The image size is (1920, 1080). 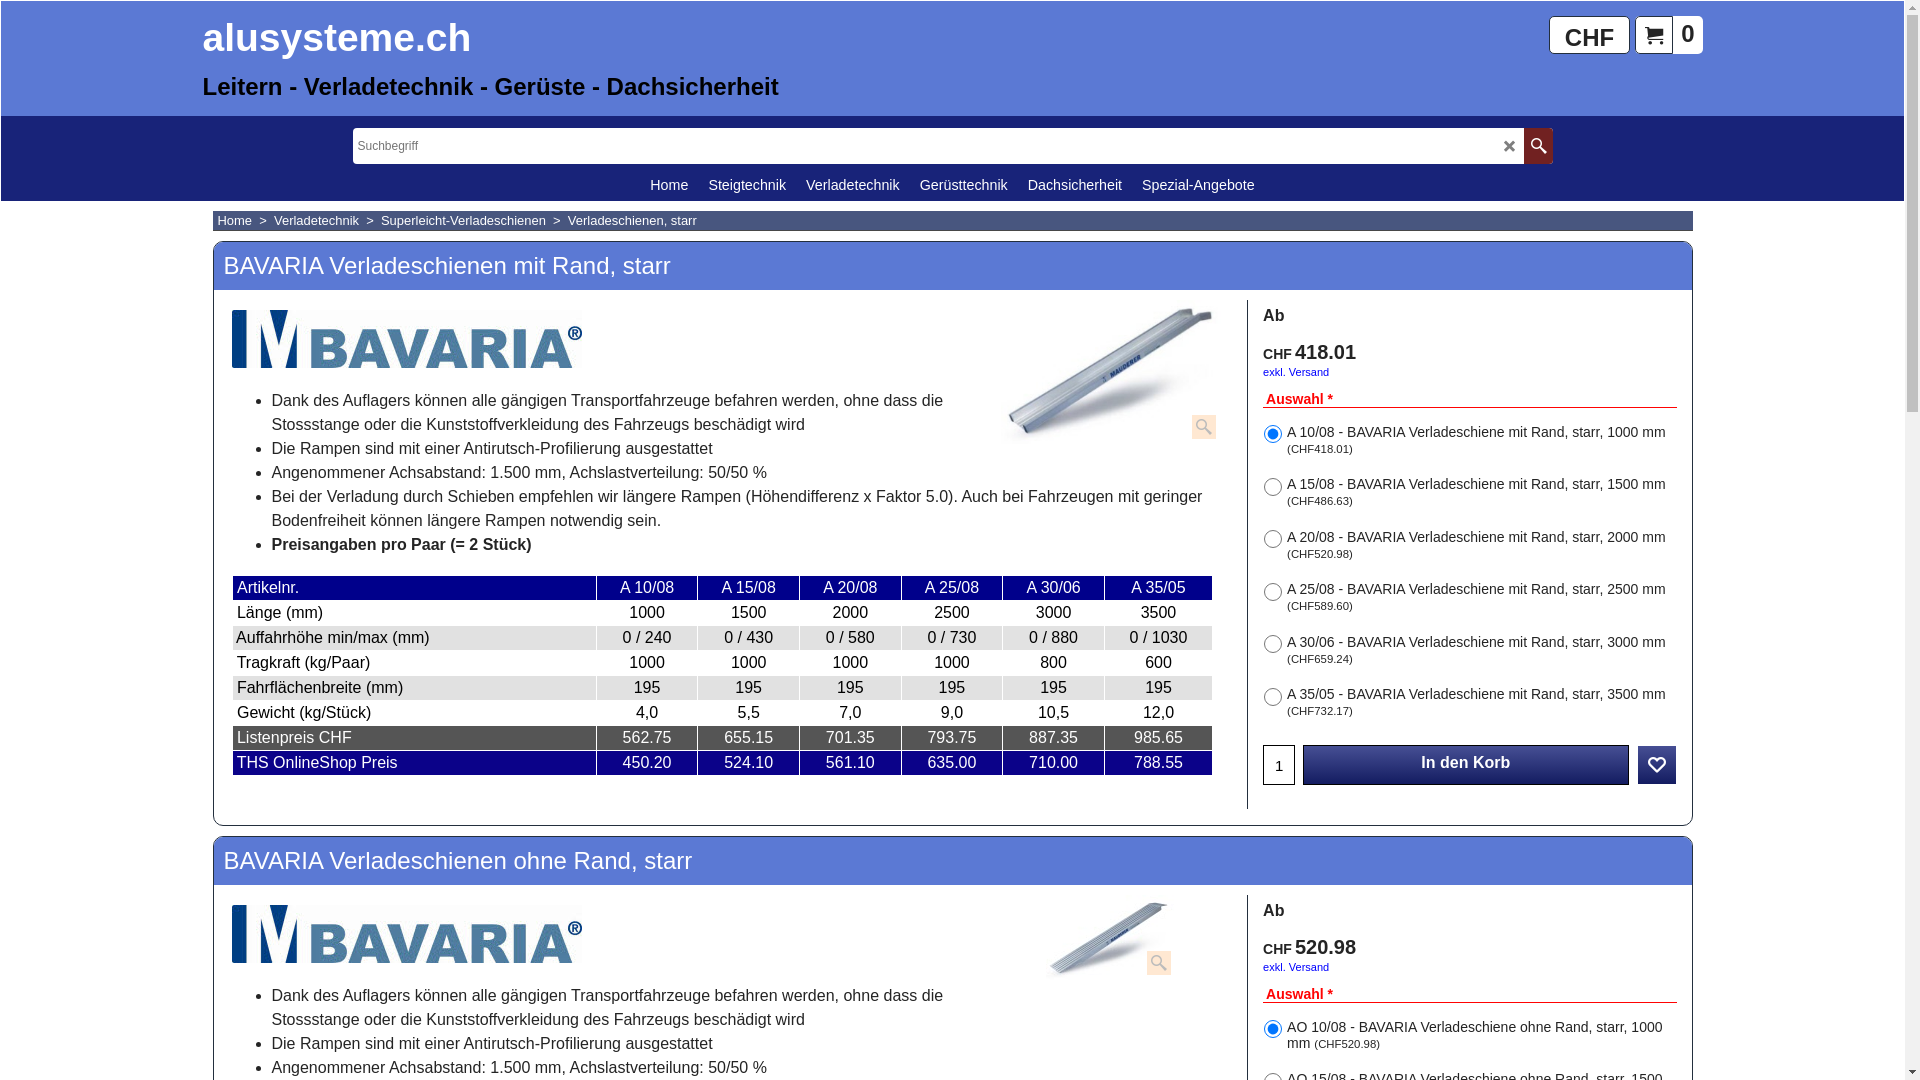 I want to click on 'Home  > ', so click(x=217, y=220).